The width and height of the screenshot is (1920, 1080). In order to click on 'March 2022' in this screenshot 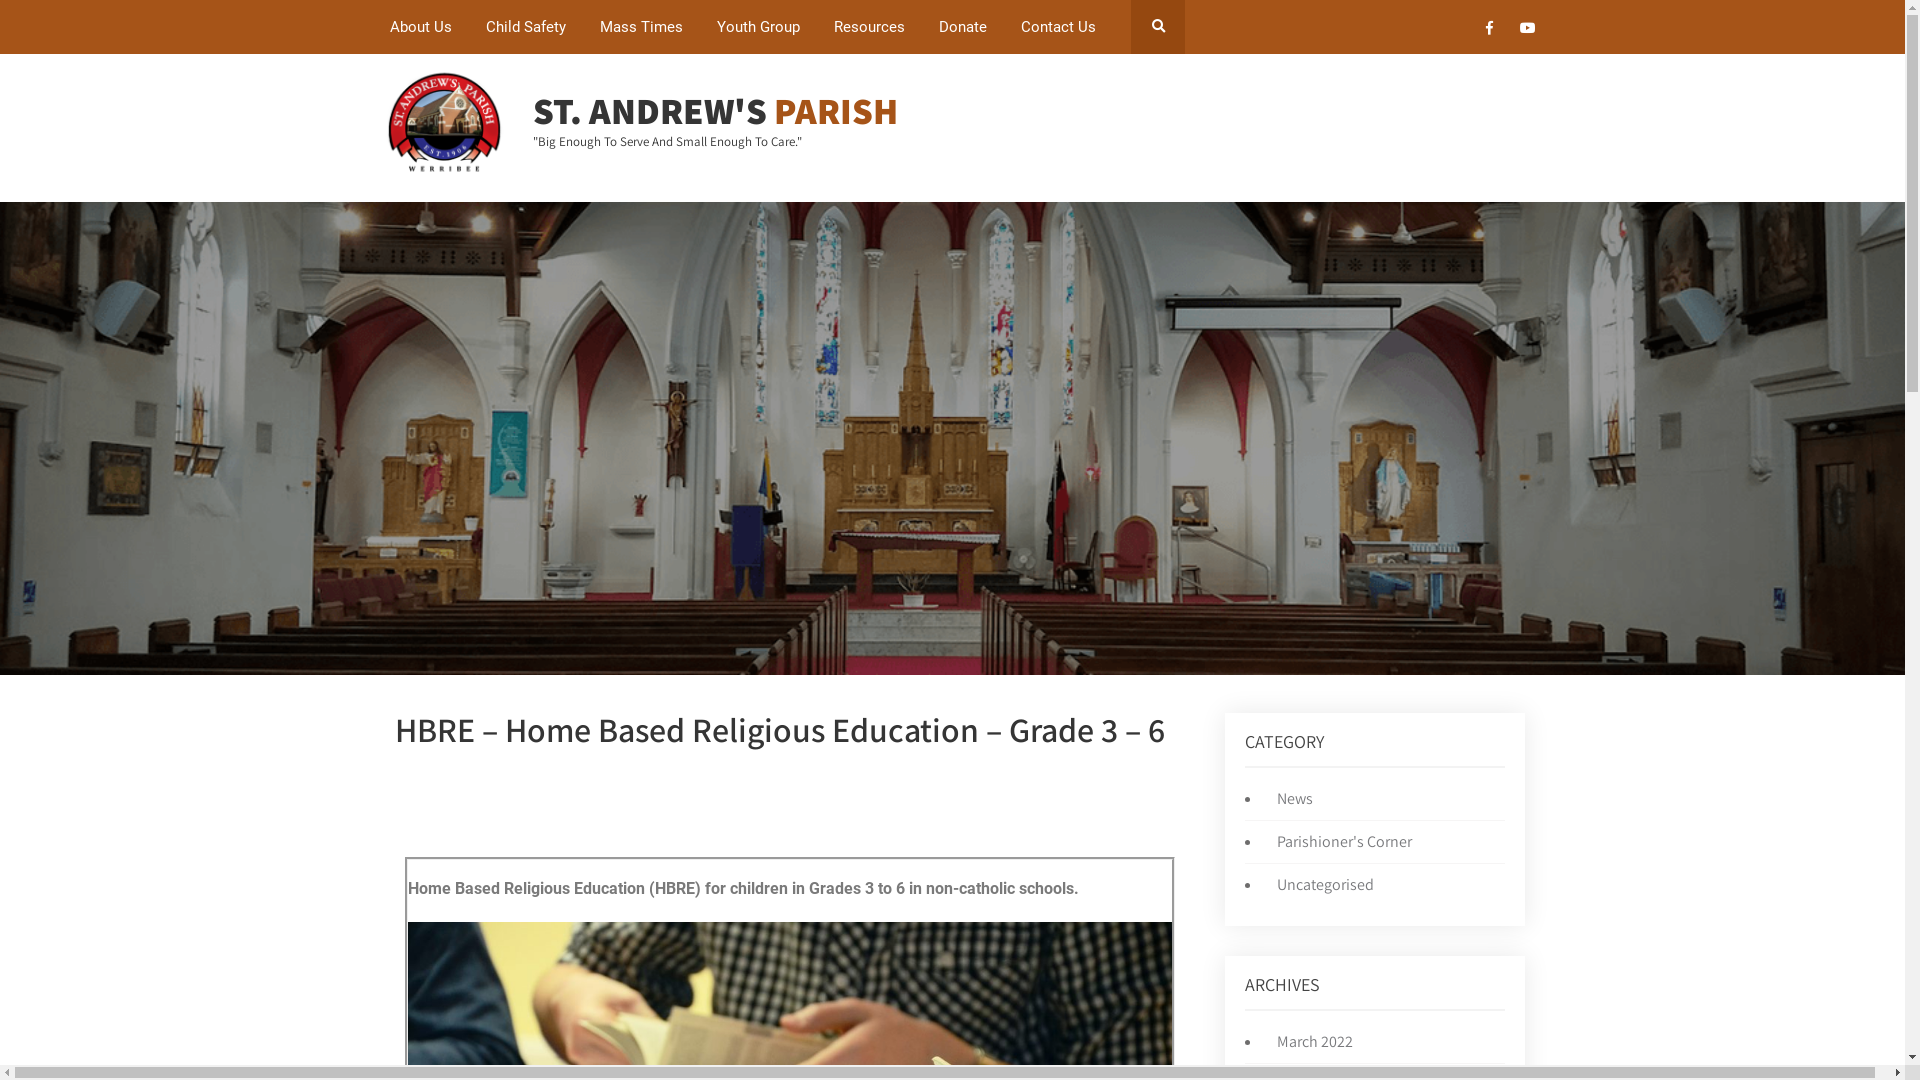, I will do `click(1310, 1040)`.